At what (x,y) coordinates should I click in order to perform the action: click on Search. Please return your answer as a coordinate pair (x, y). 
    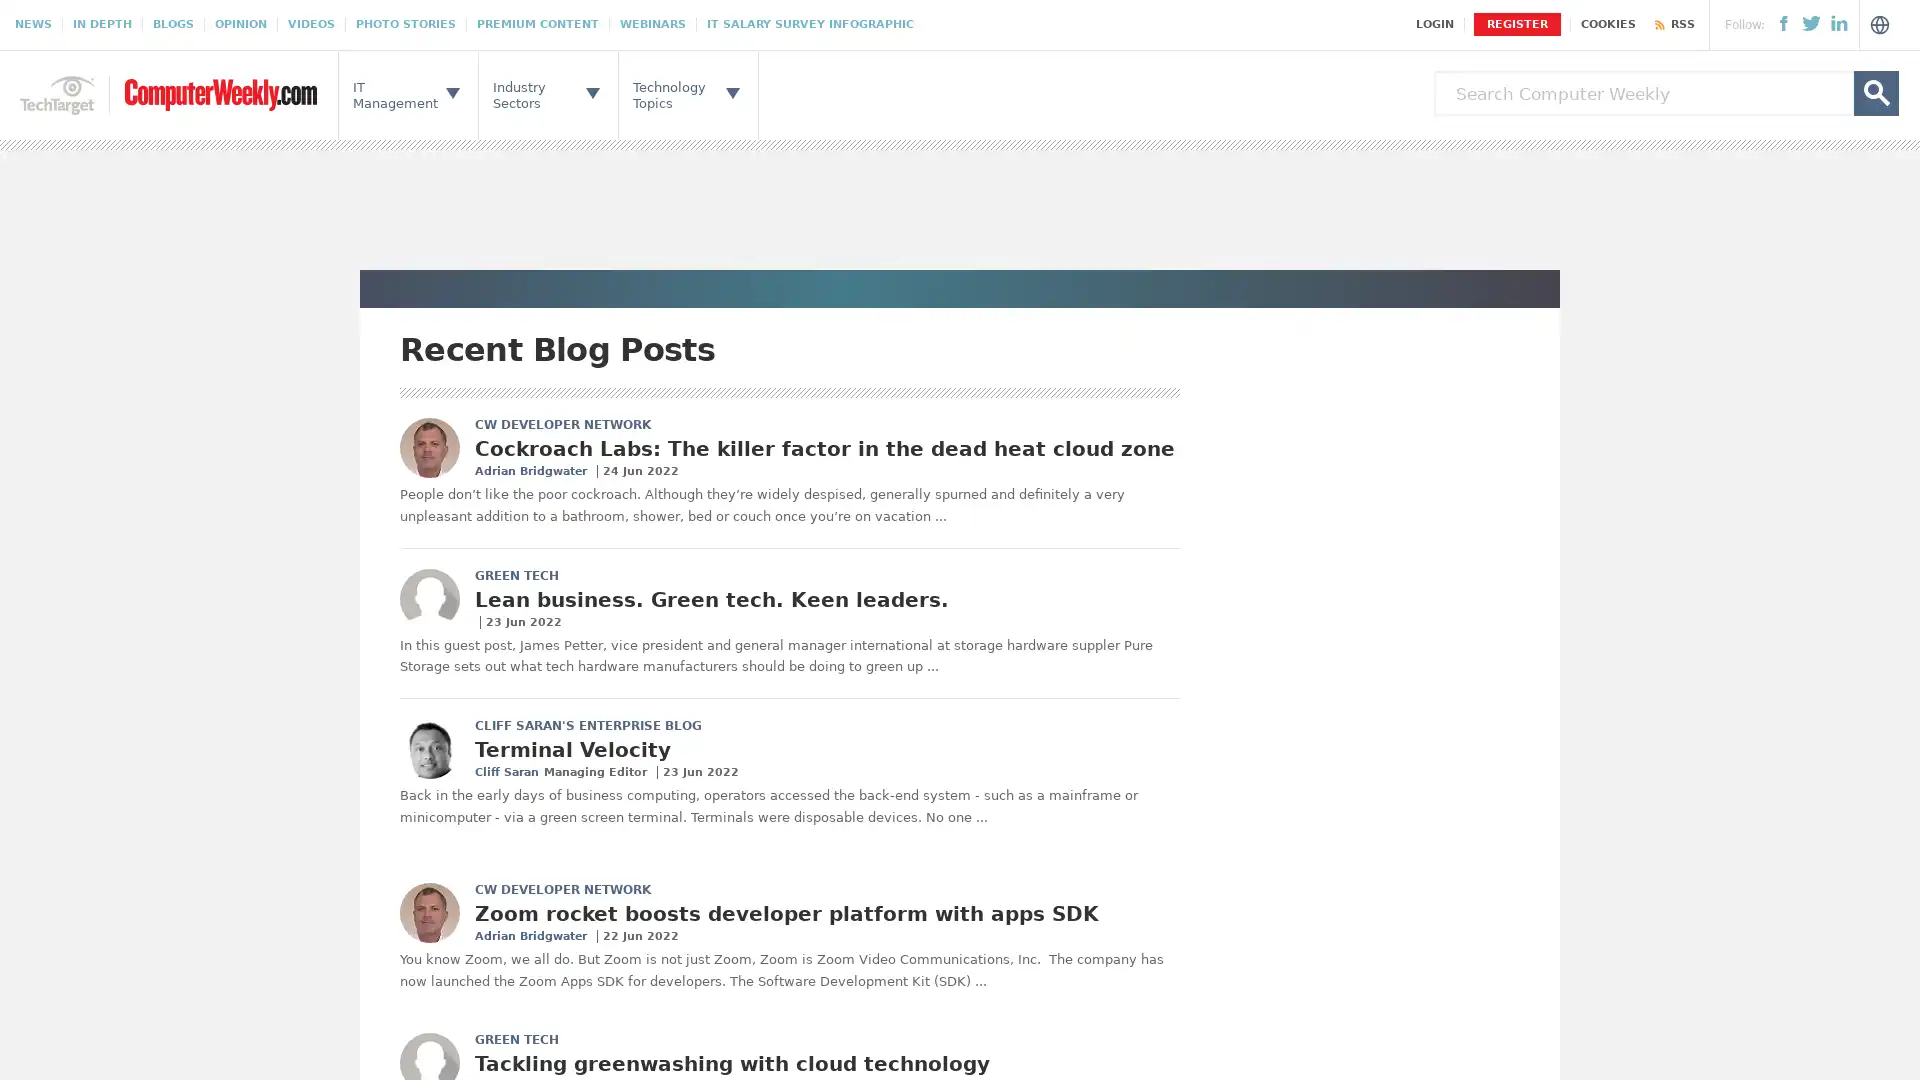
    Looking at the image, I should click on (1875, 93).